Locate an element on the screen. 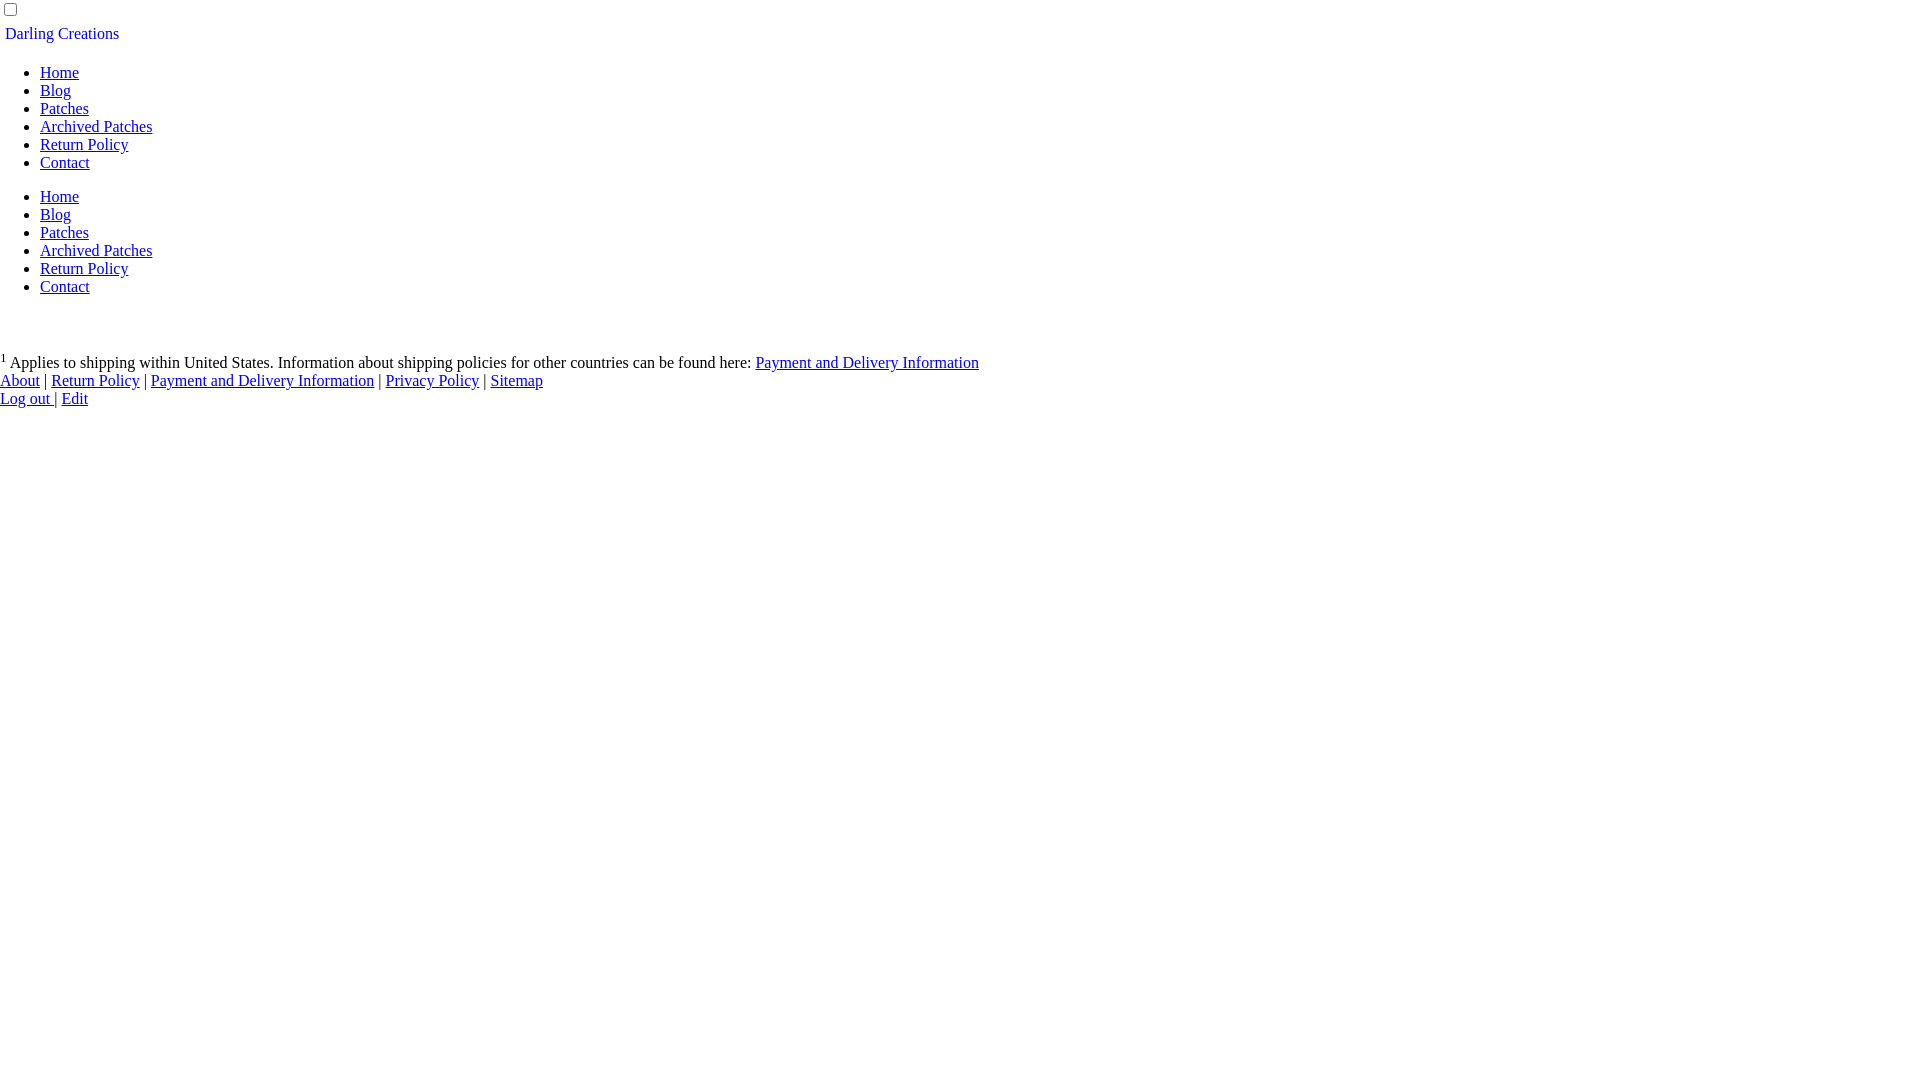 This screenshot has width=1920, height=1080. 'About' is located at coordinates (19, 380).